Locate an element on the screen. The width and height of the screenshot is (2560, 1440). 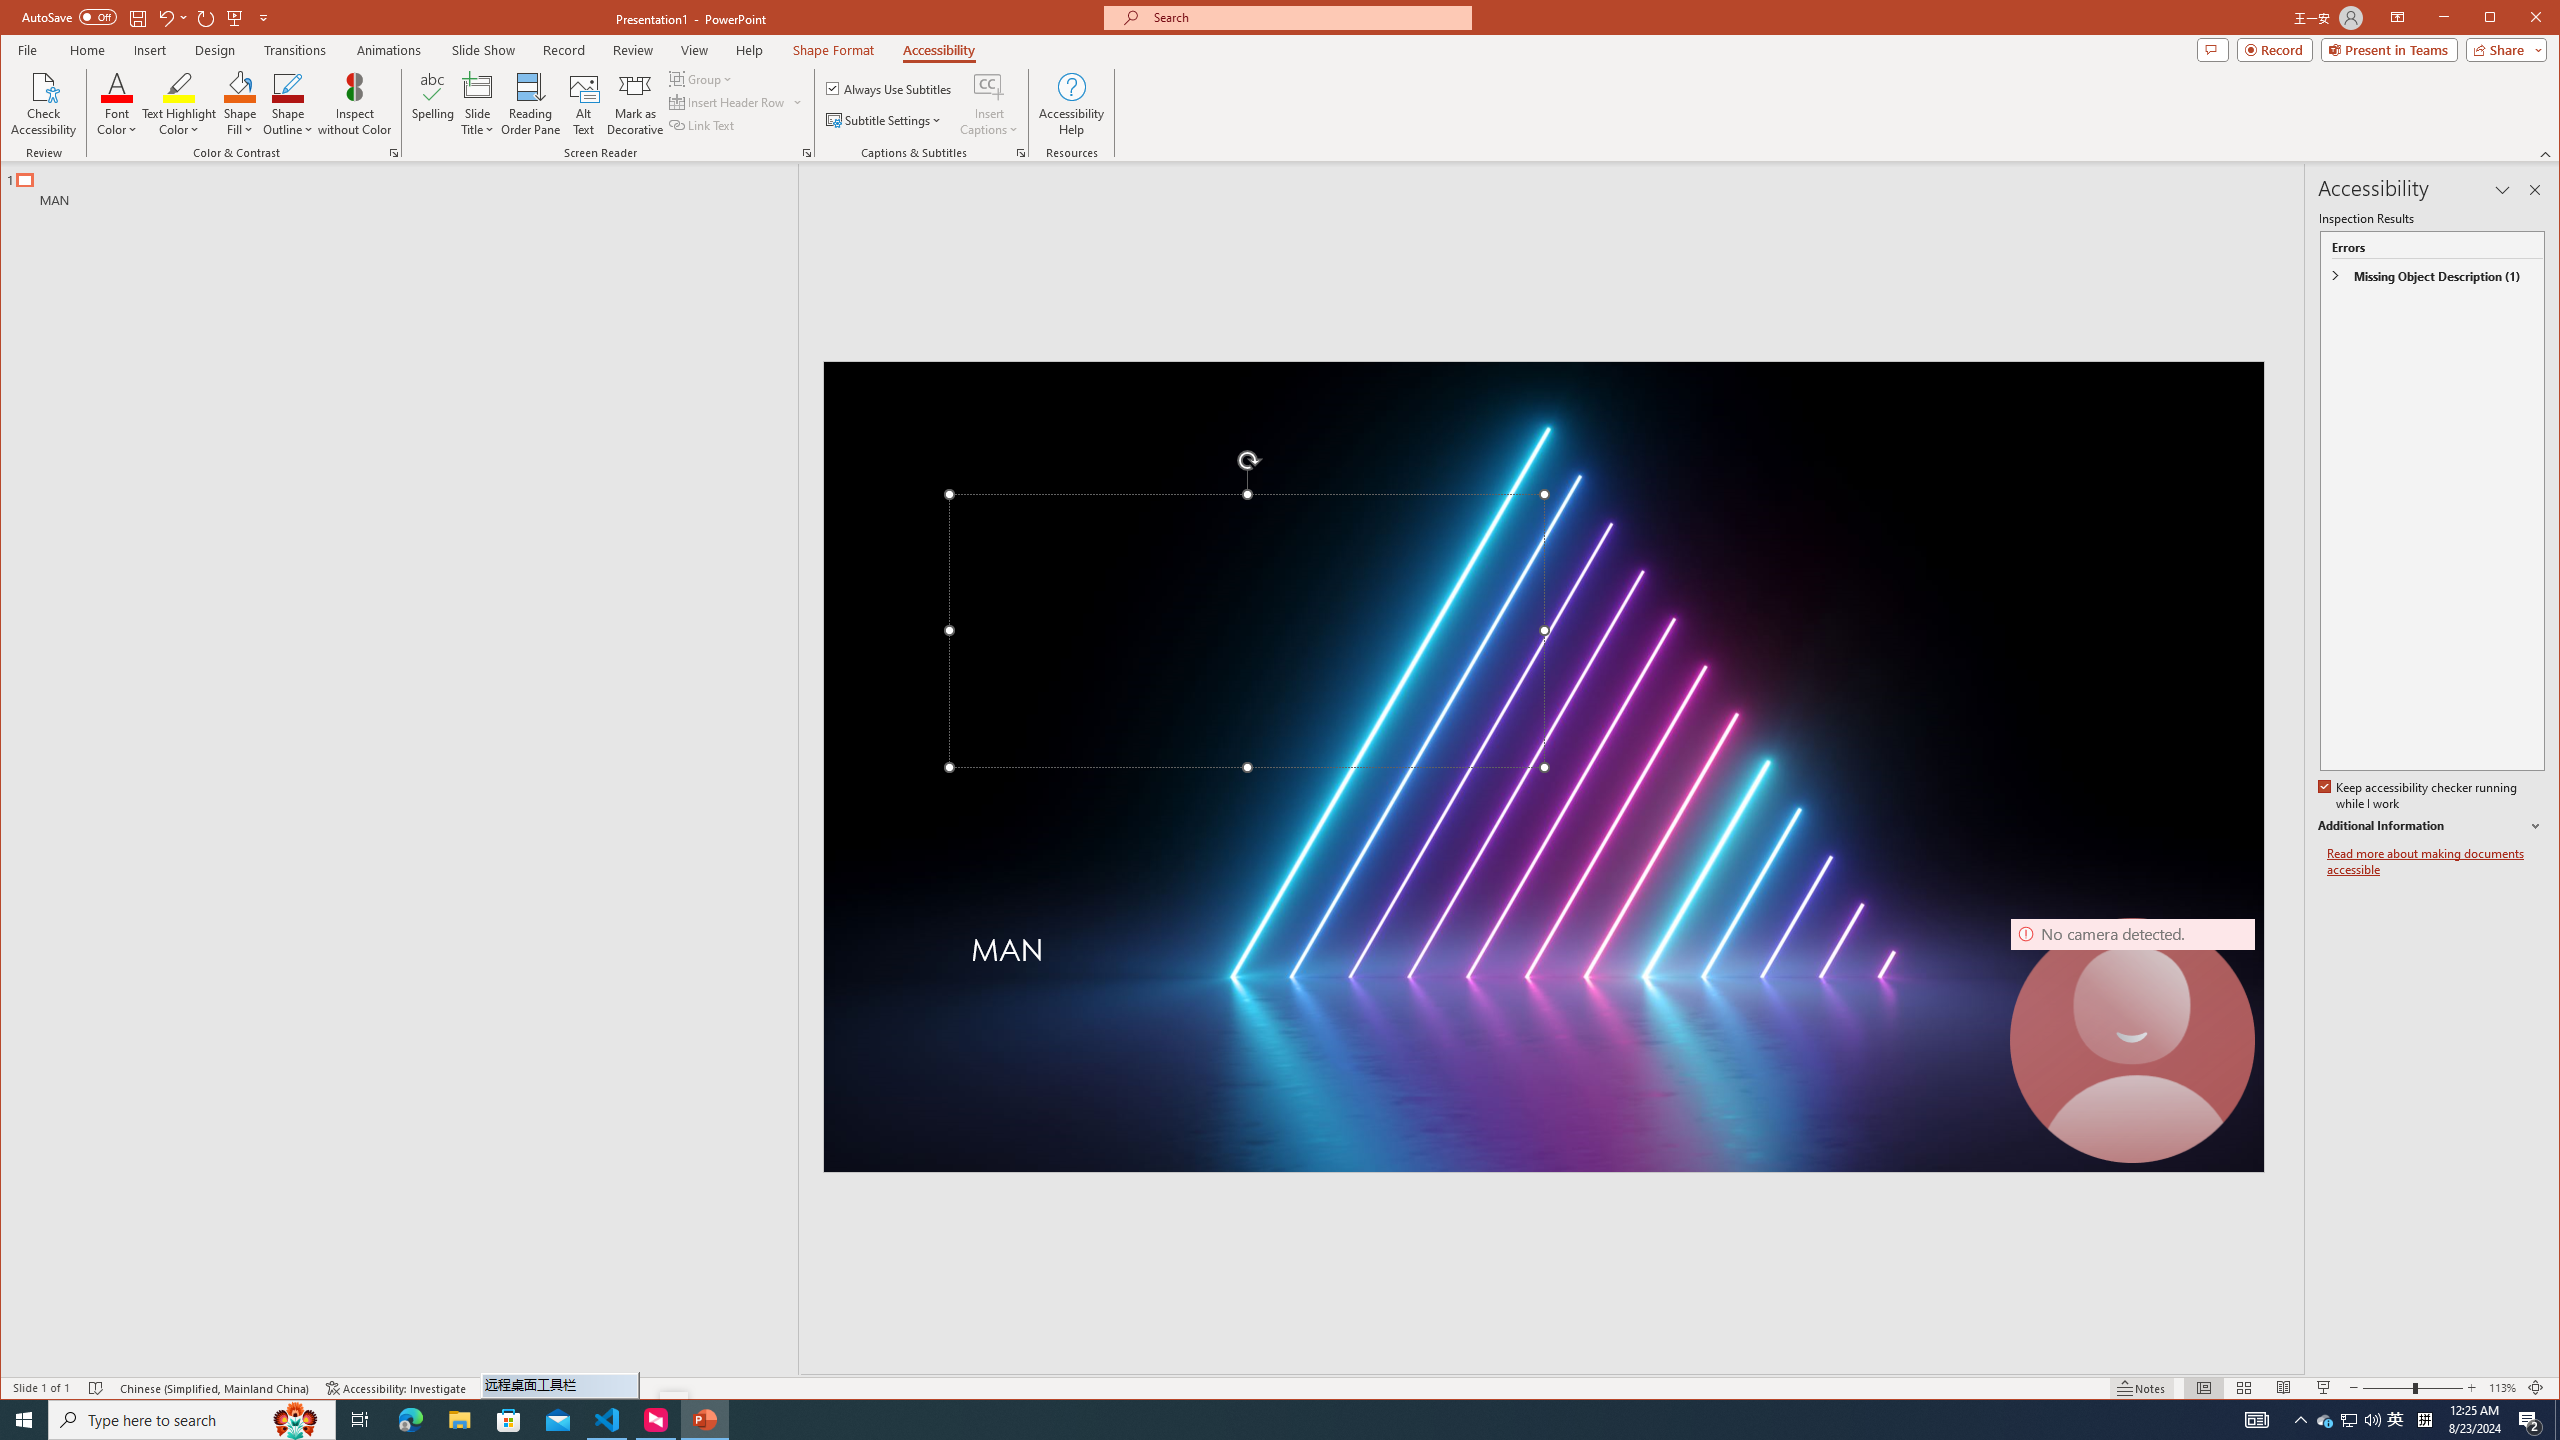
'Zoom 113%' is located at coordinates (2502, 1387).